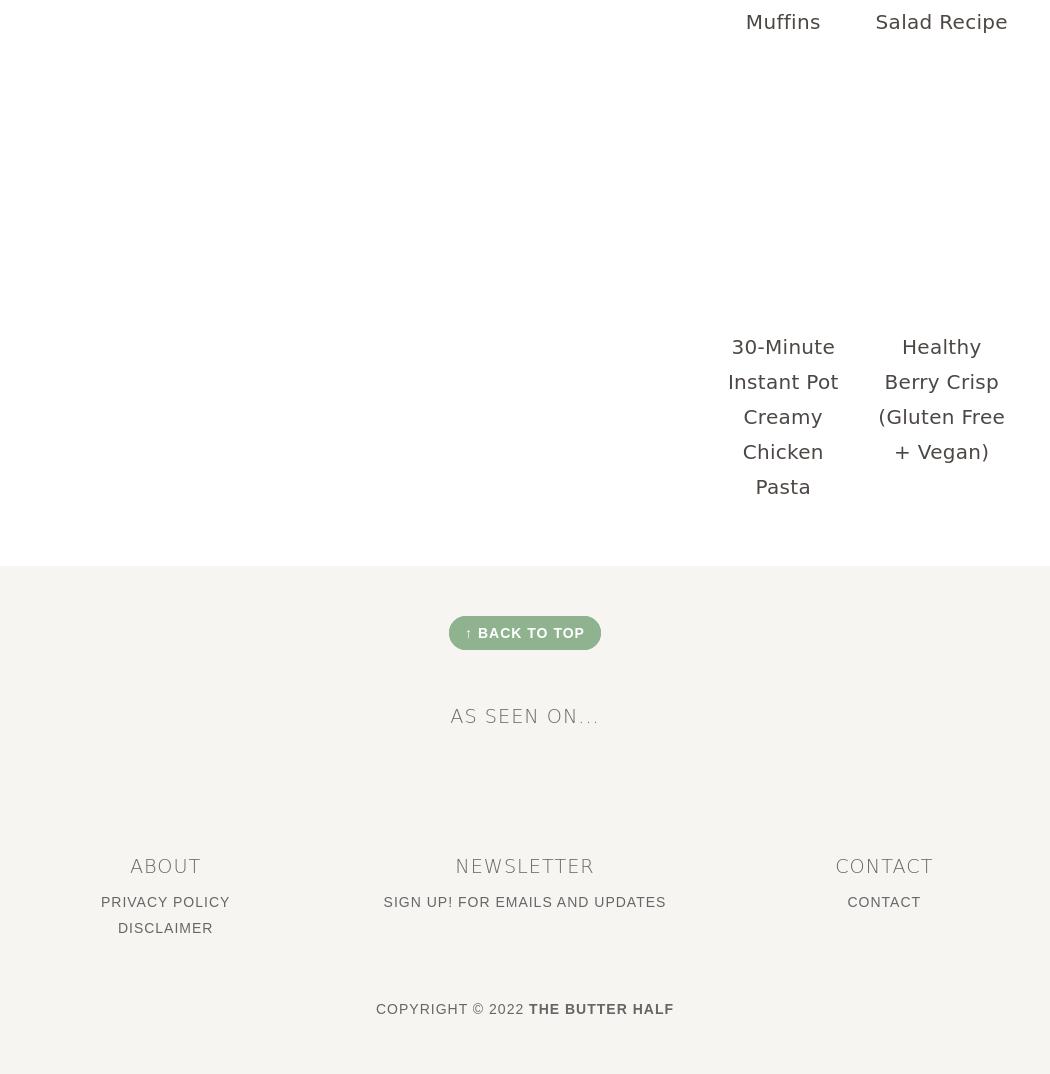  I want to click on 'Privacy Policy', so click(164, 899).